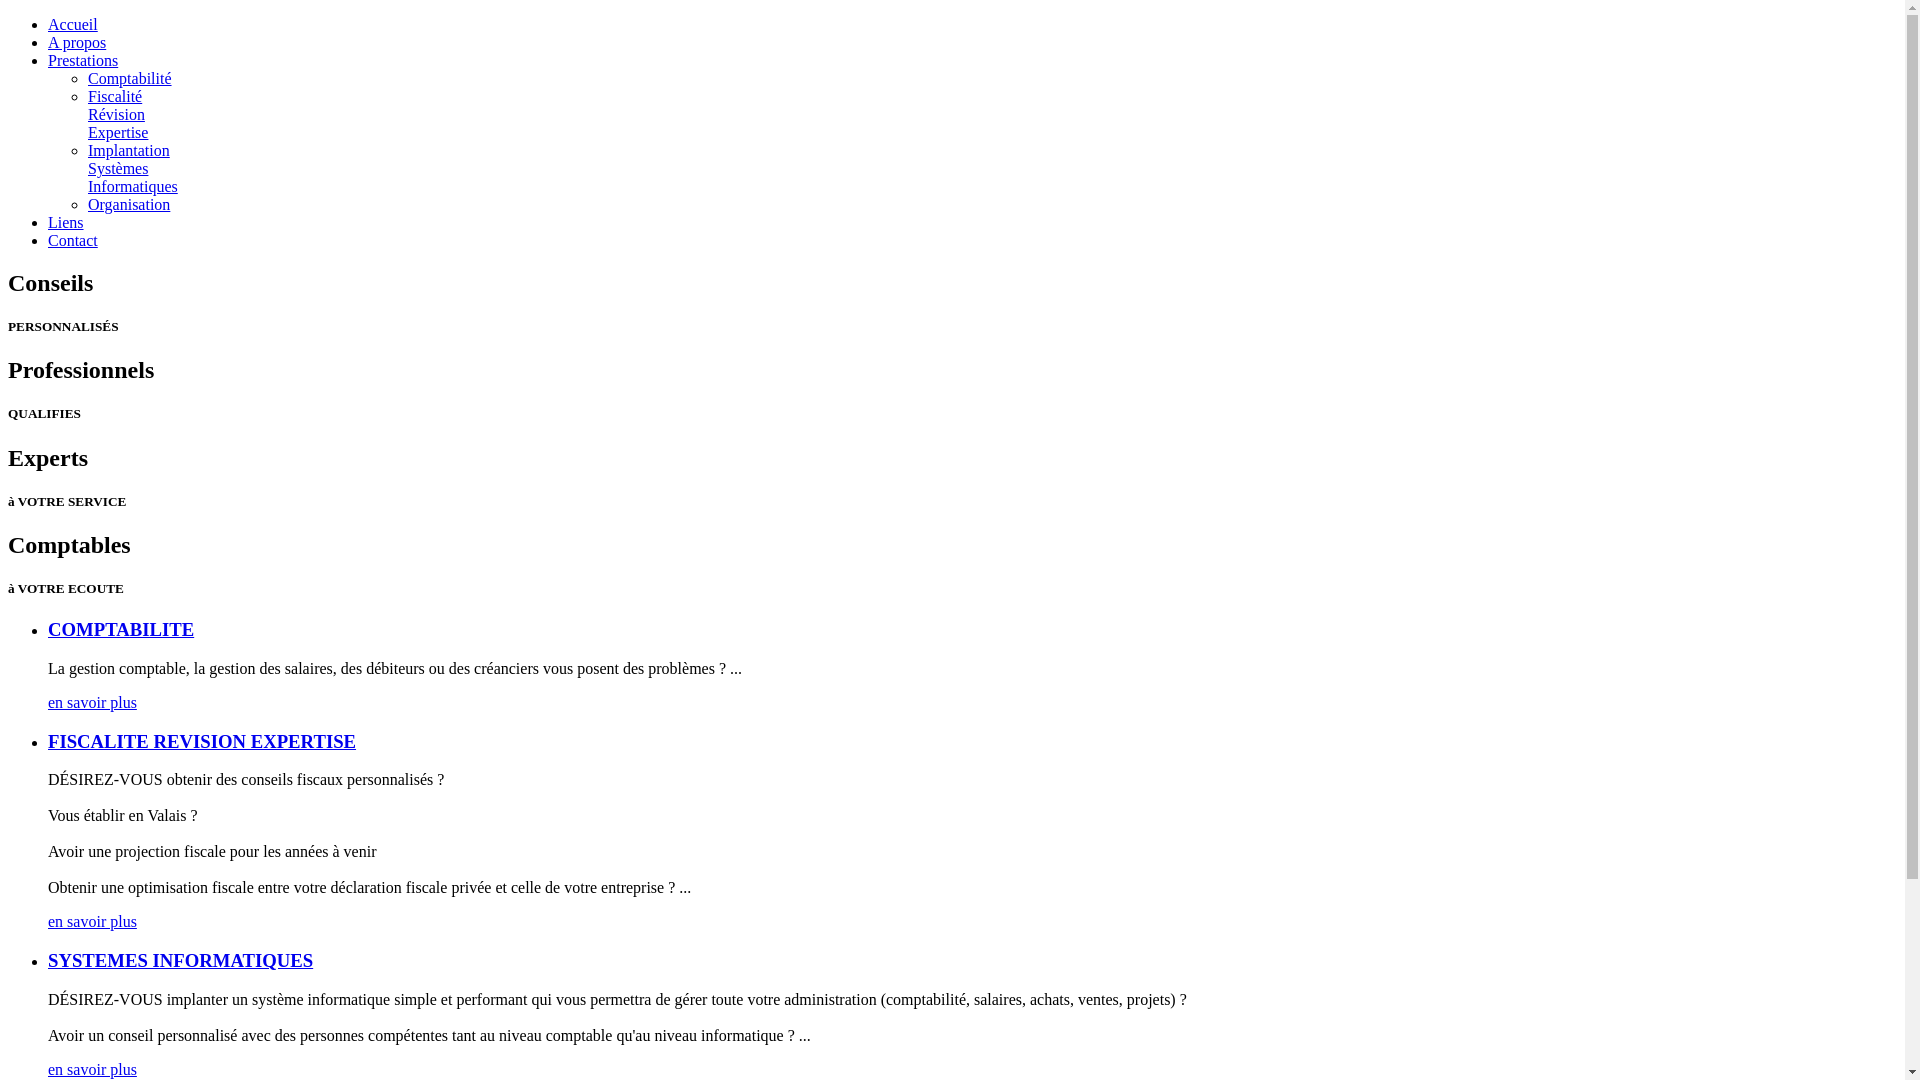 This screenshot has height=1080, width=1920. What do you see at coordinates (48, 24) in the screenshot?
I see `'Accueil'` at bounding box center [48, 24].